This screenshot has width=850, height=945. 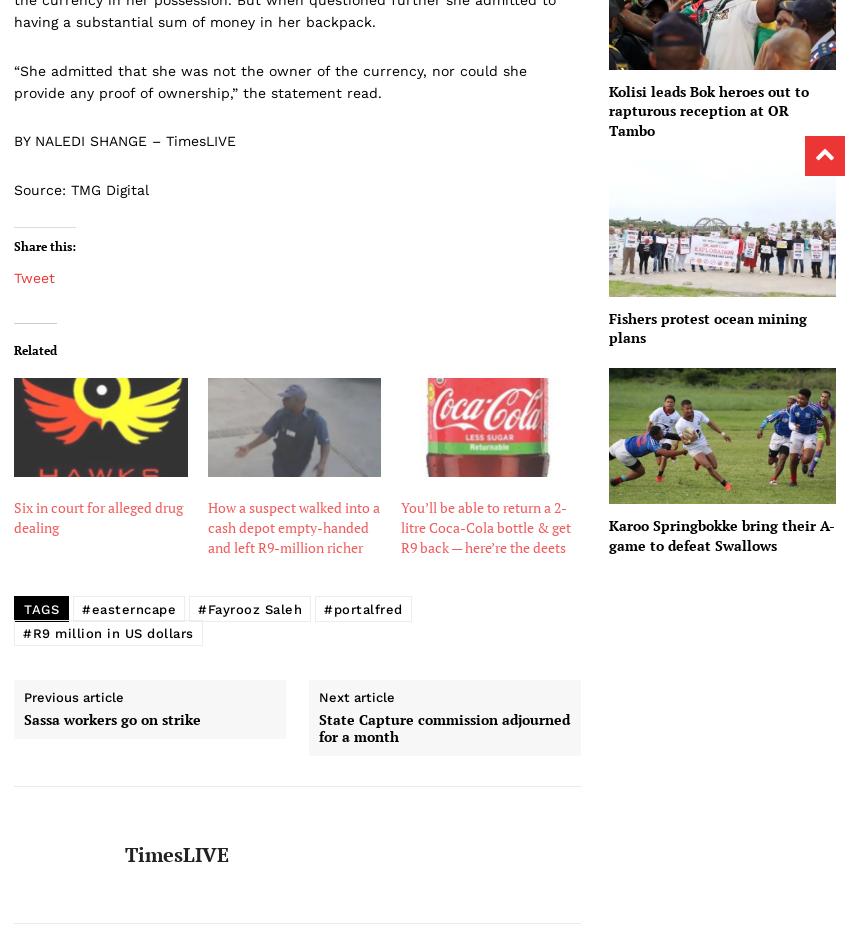 What do you see at coordinates (81, 189) in the screenshot?
I see `'Source: TMG Digital'` at bounding box center [81, 189].